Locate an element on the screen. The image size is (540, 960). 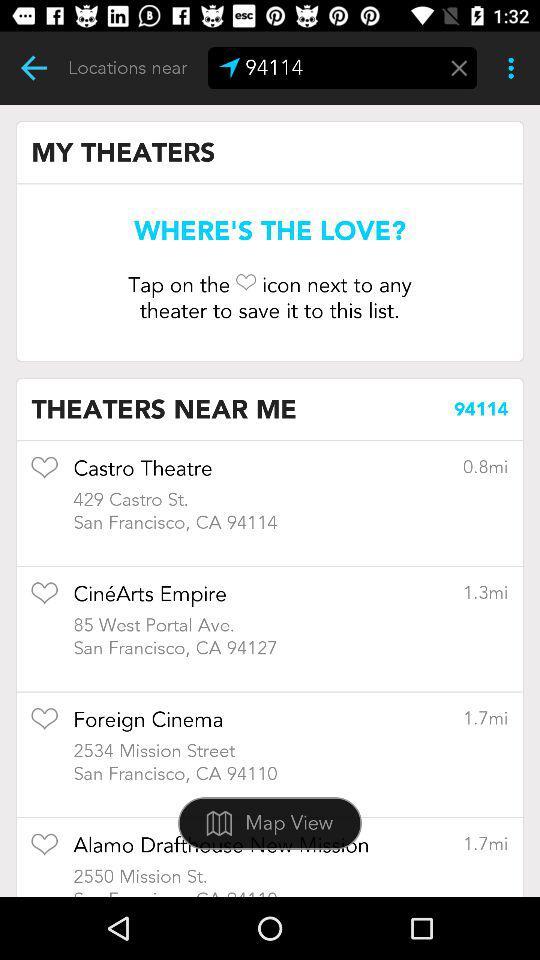
erase zip code field is located at coordinates (459, 68).